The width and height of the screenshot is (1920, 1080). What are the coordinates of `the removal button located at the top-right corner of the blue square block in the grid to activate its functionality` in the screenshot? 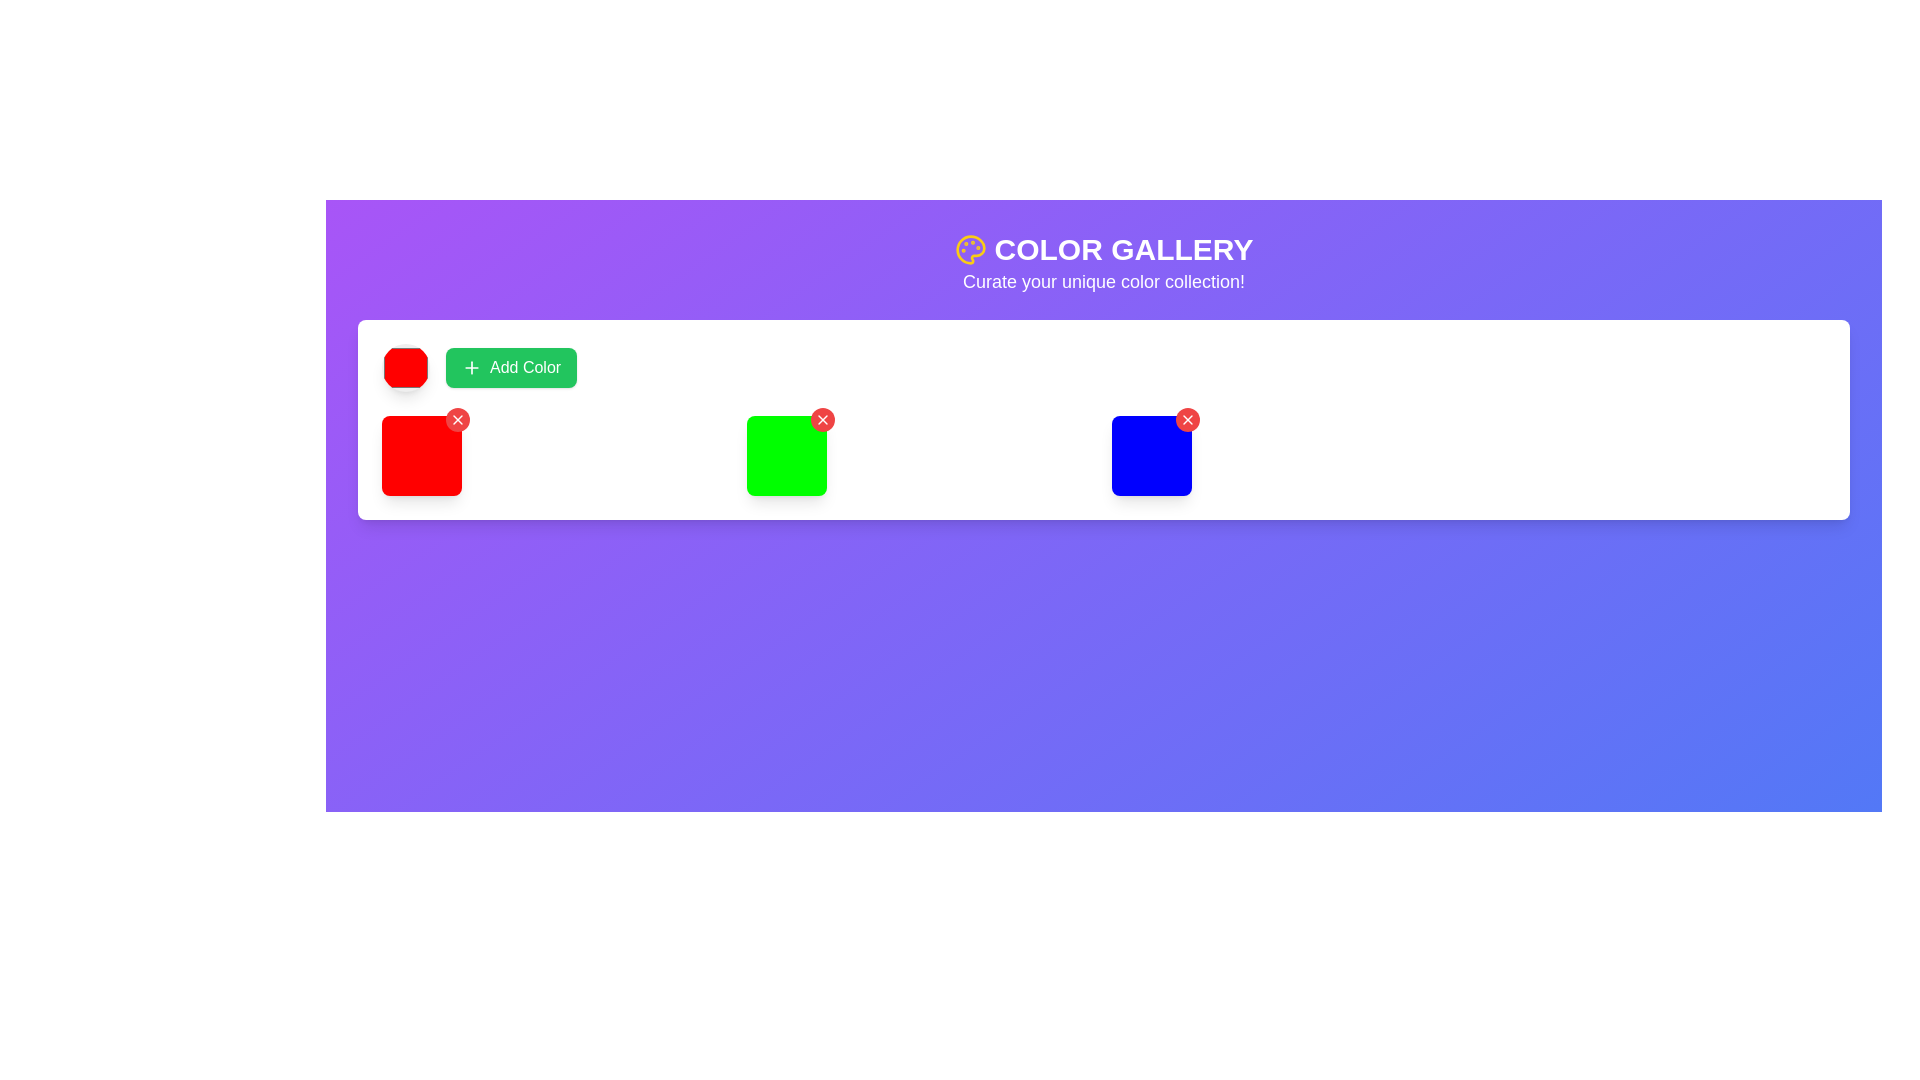 It's located at (1188, 419).